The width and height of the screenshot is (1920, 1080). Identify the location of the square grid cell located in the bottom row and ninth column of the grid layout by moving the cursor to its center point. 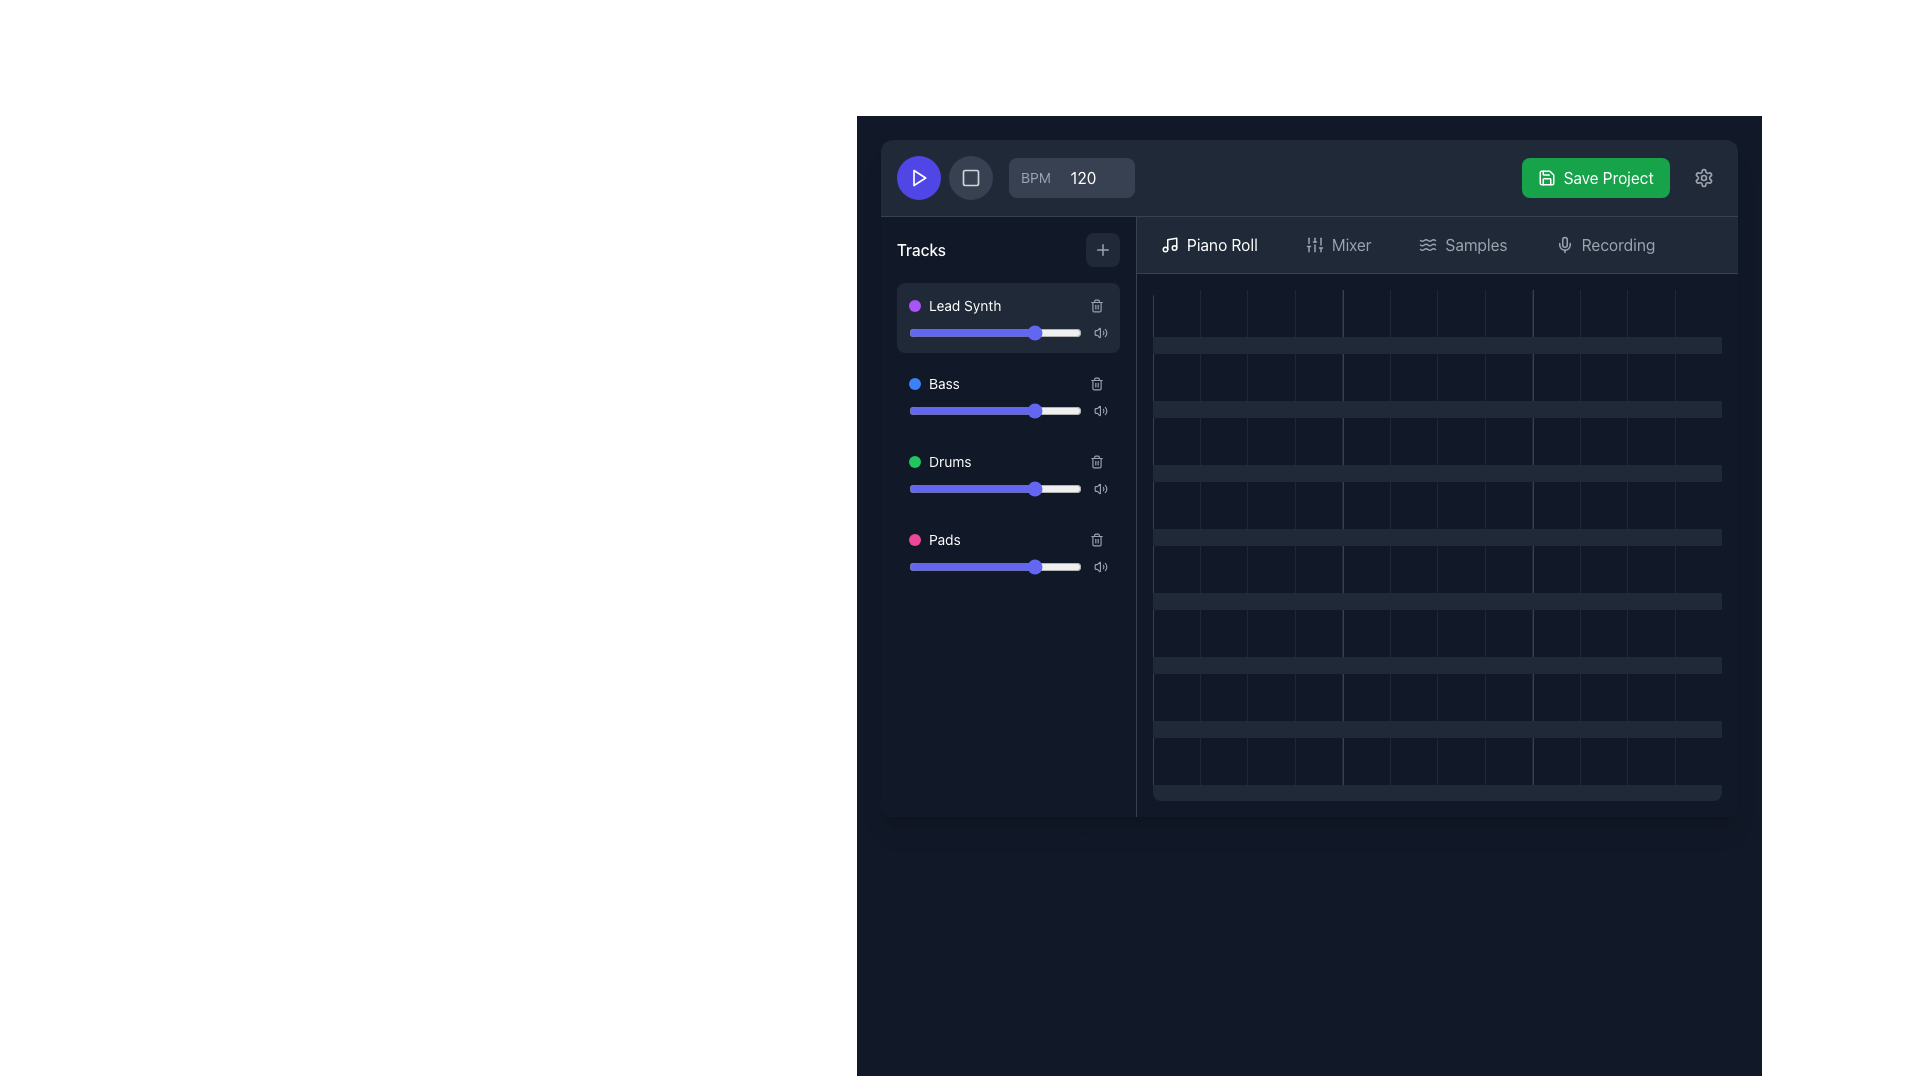
(1555, 696).